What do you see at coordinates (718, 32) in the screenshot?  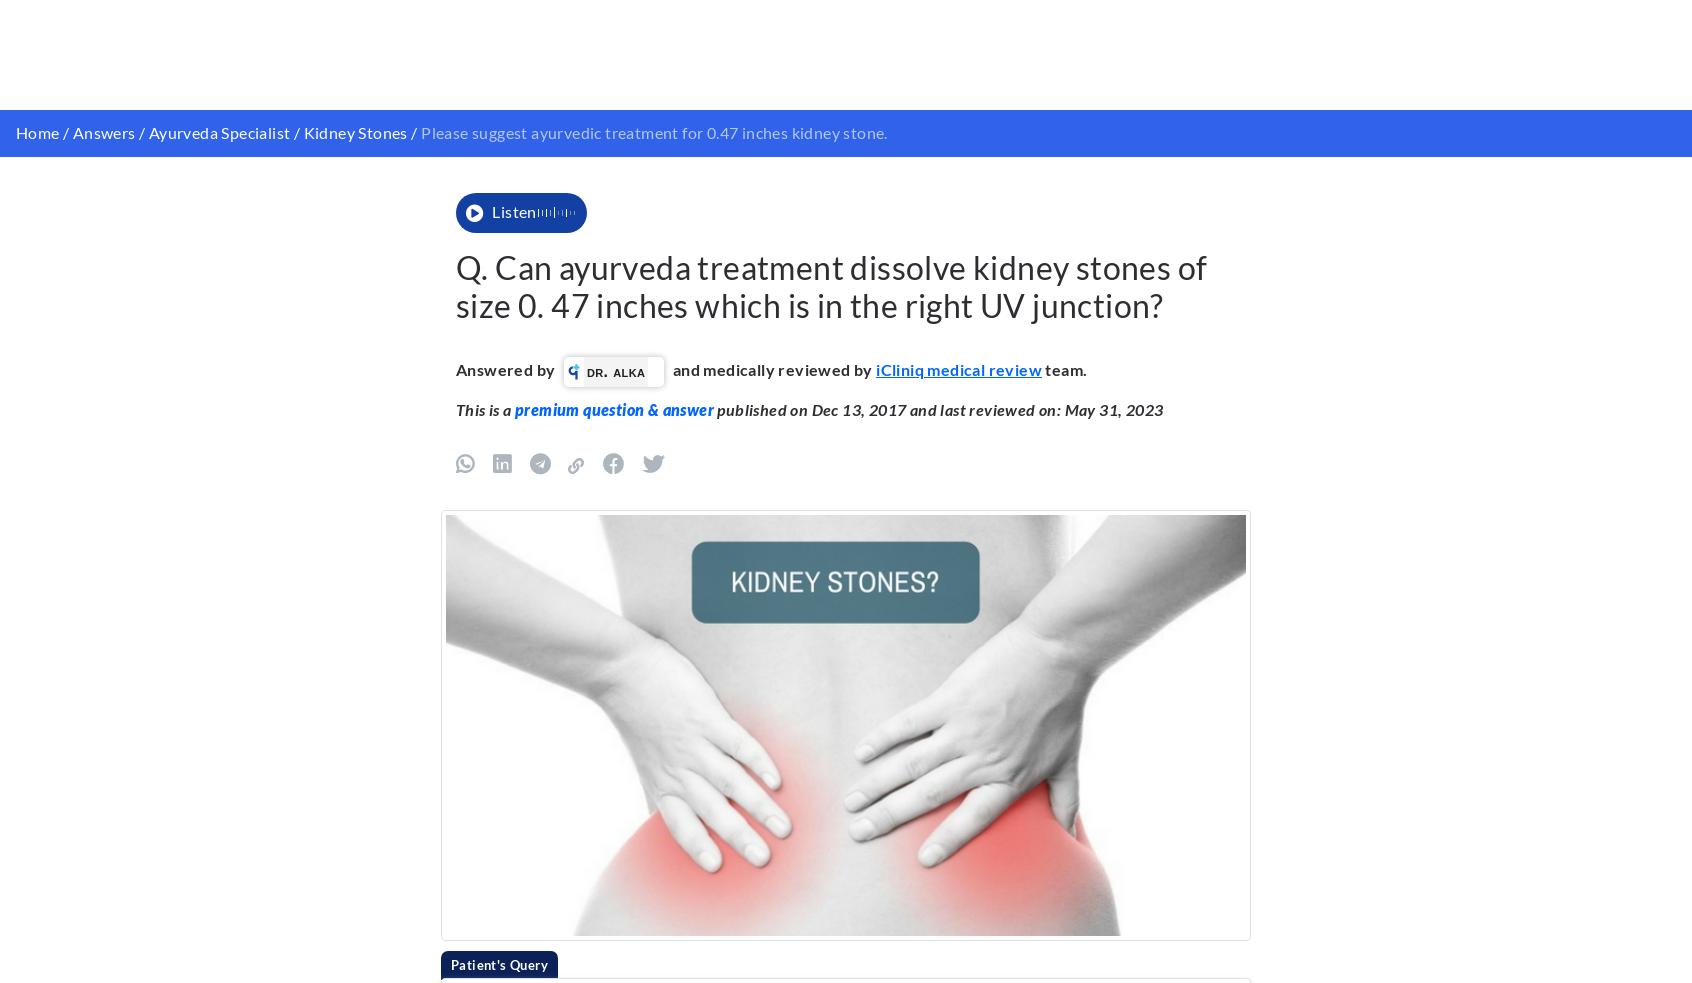 I see `'Menstrual Period'` at bounding box center [718, 32].